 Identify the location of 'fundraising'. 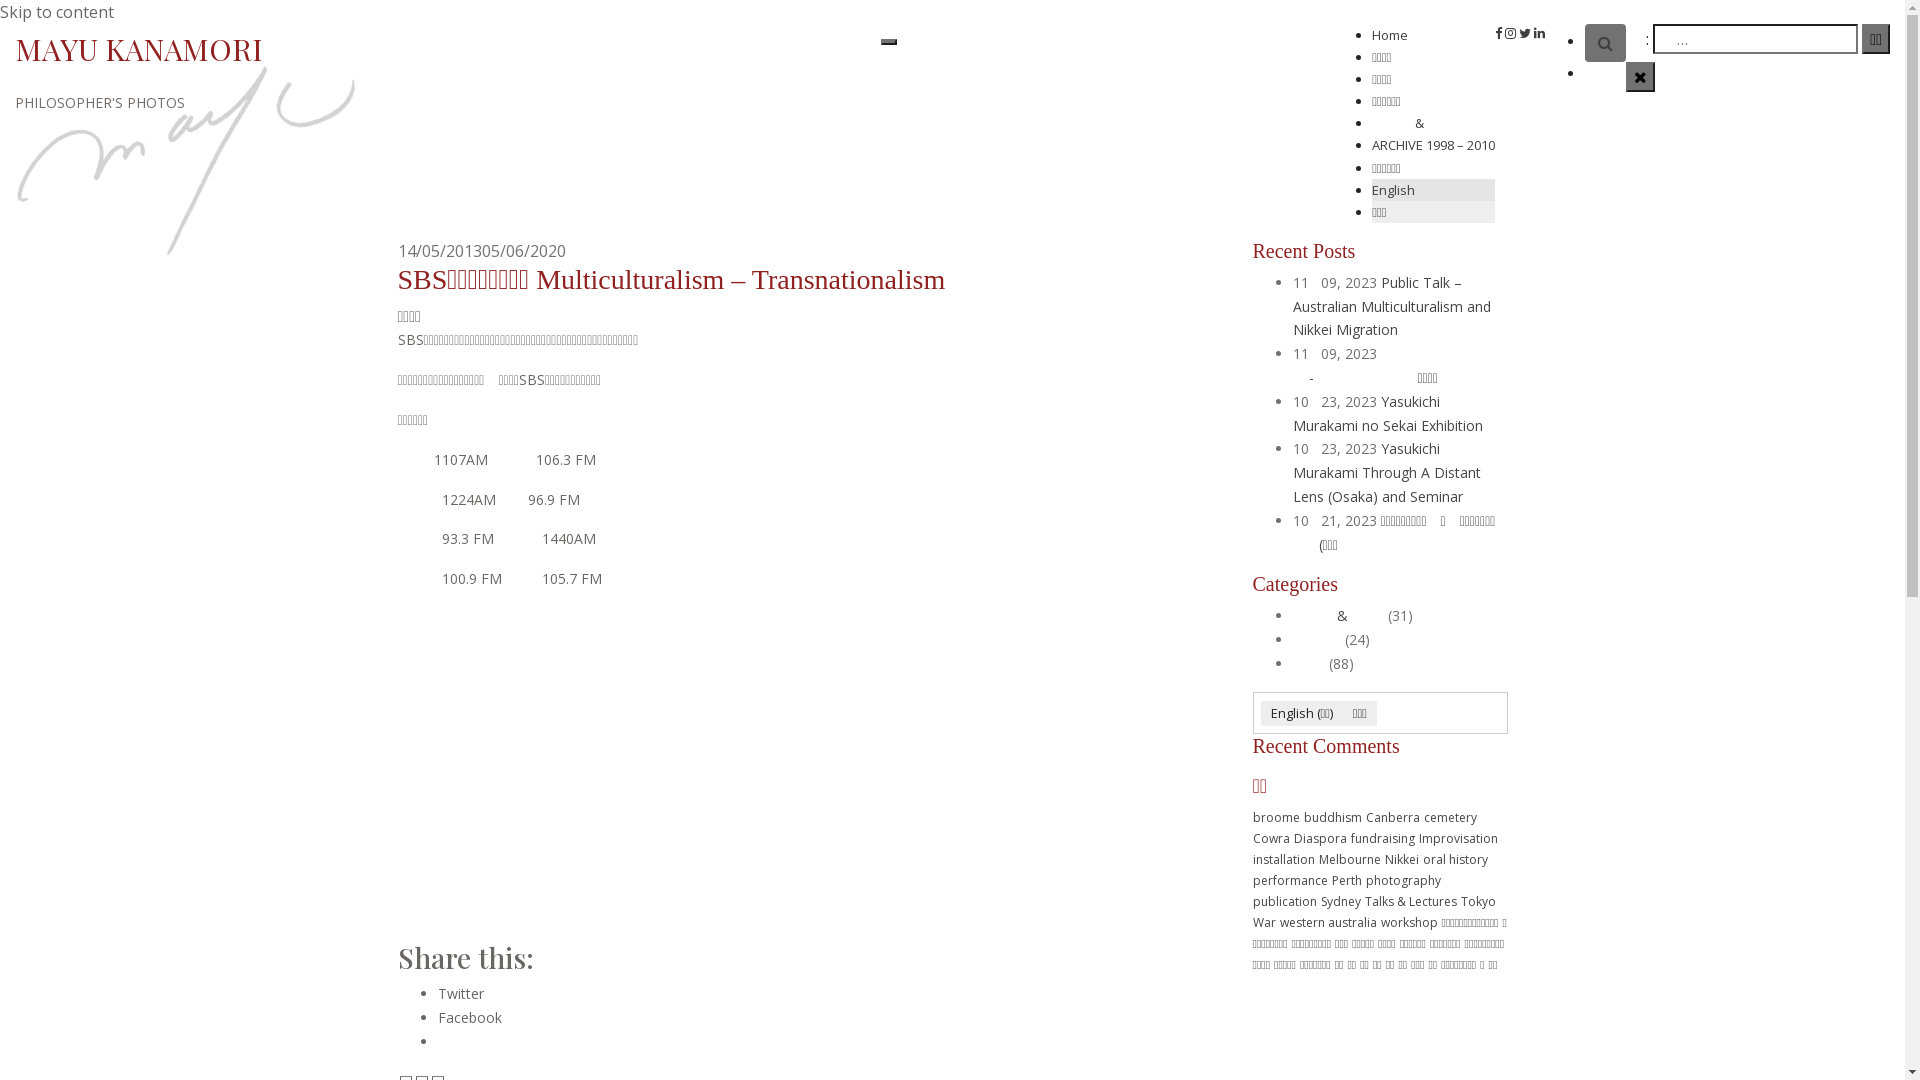
(1381, 838).